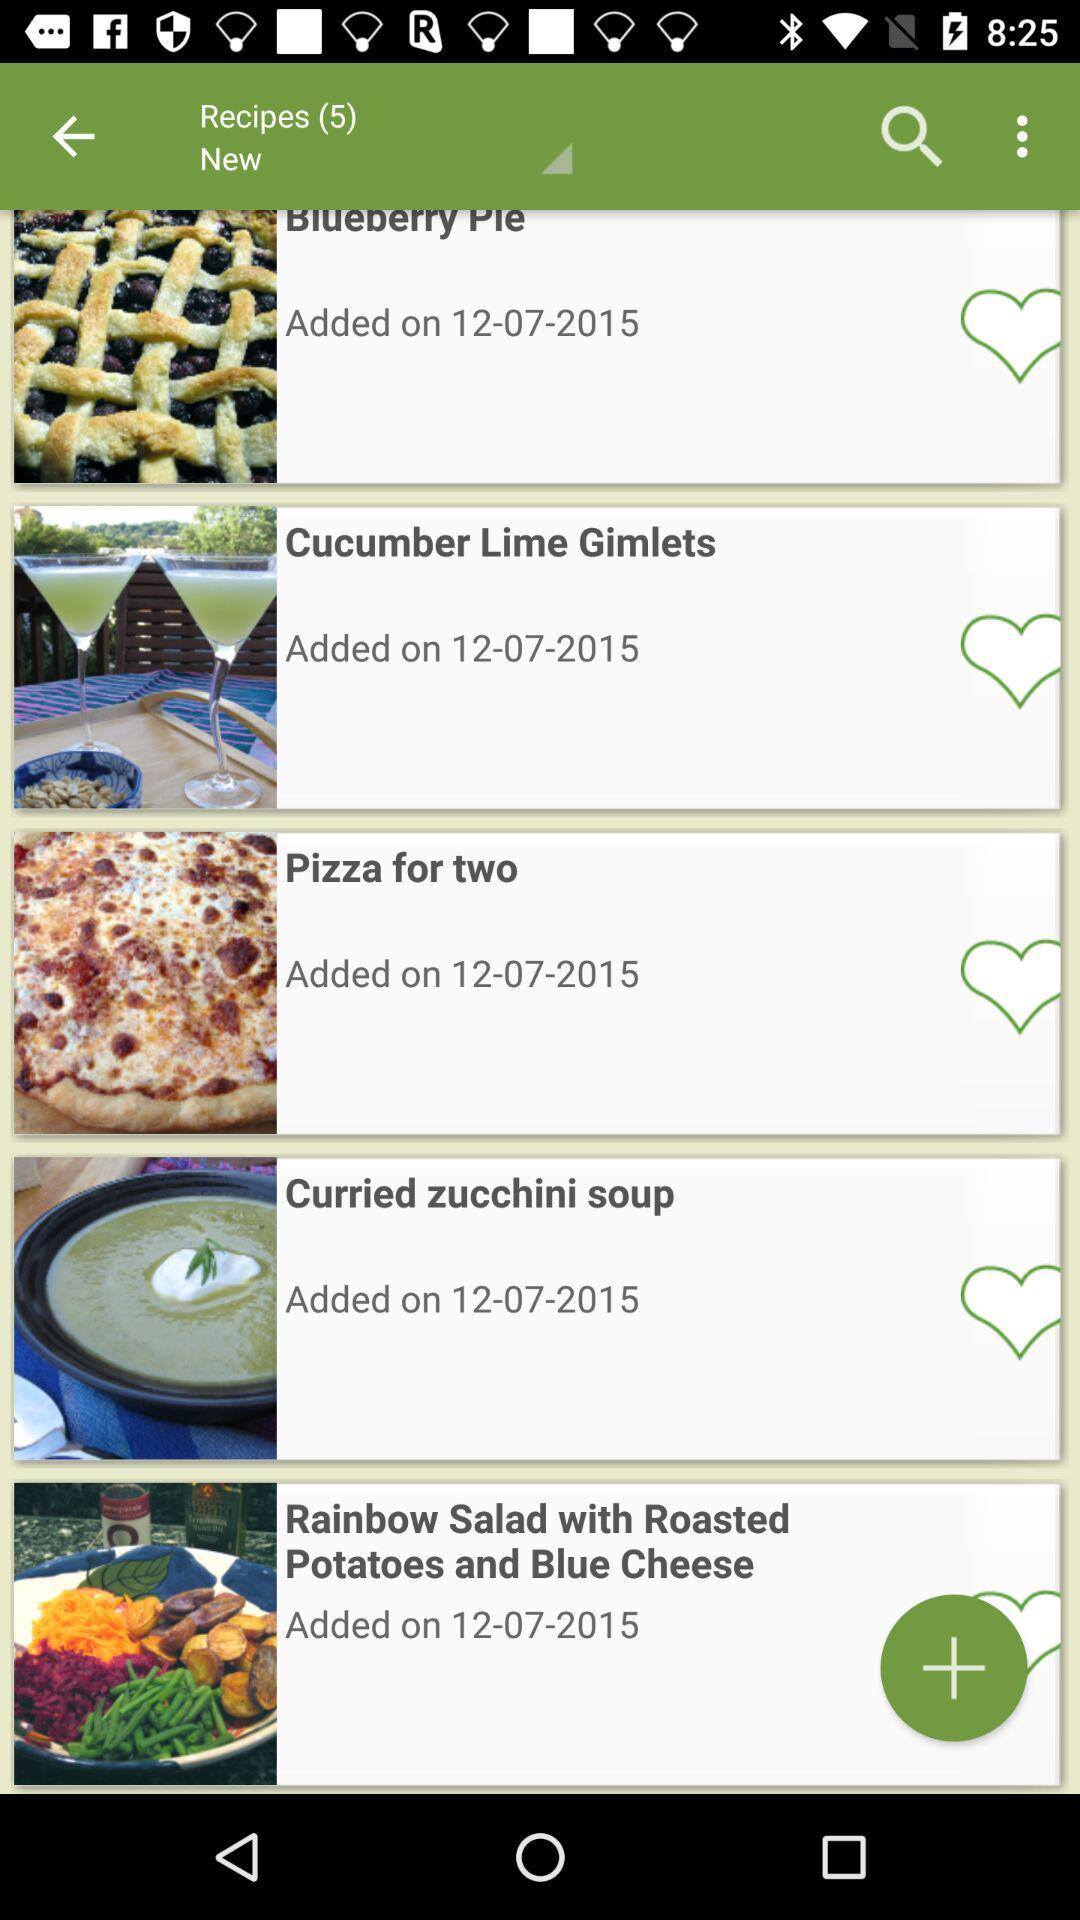  Describe the element at coordinates (997, 985) in the screenshot. I see `love the recipe` at that location.